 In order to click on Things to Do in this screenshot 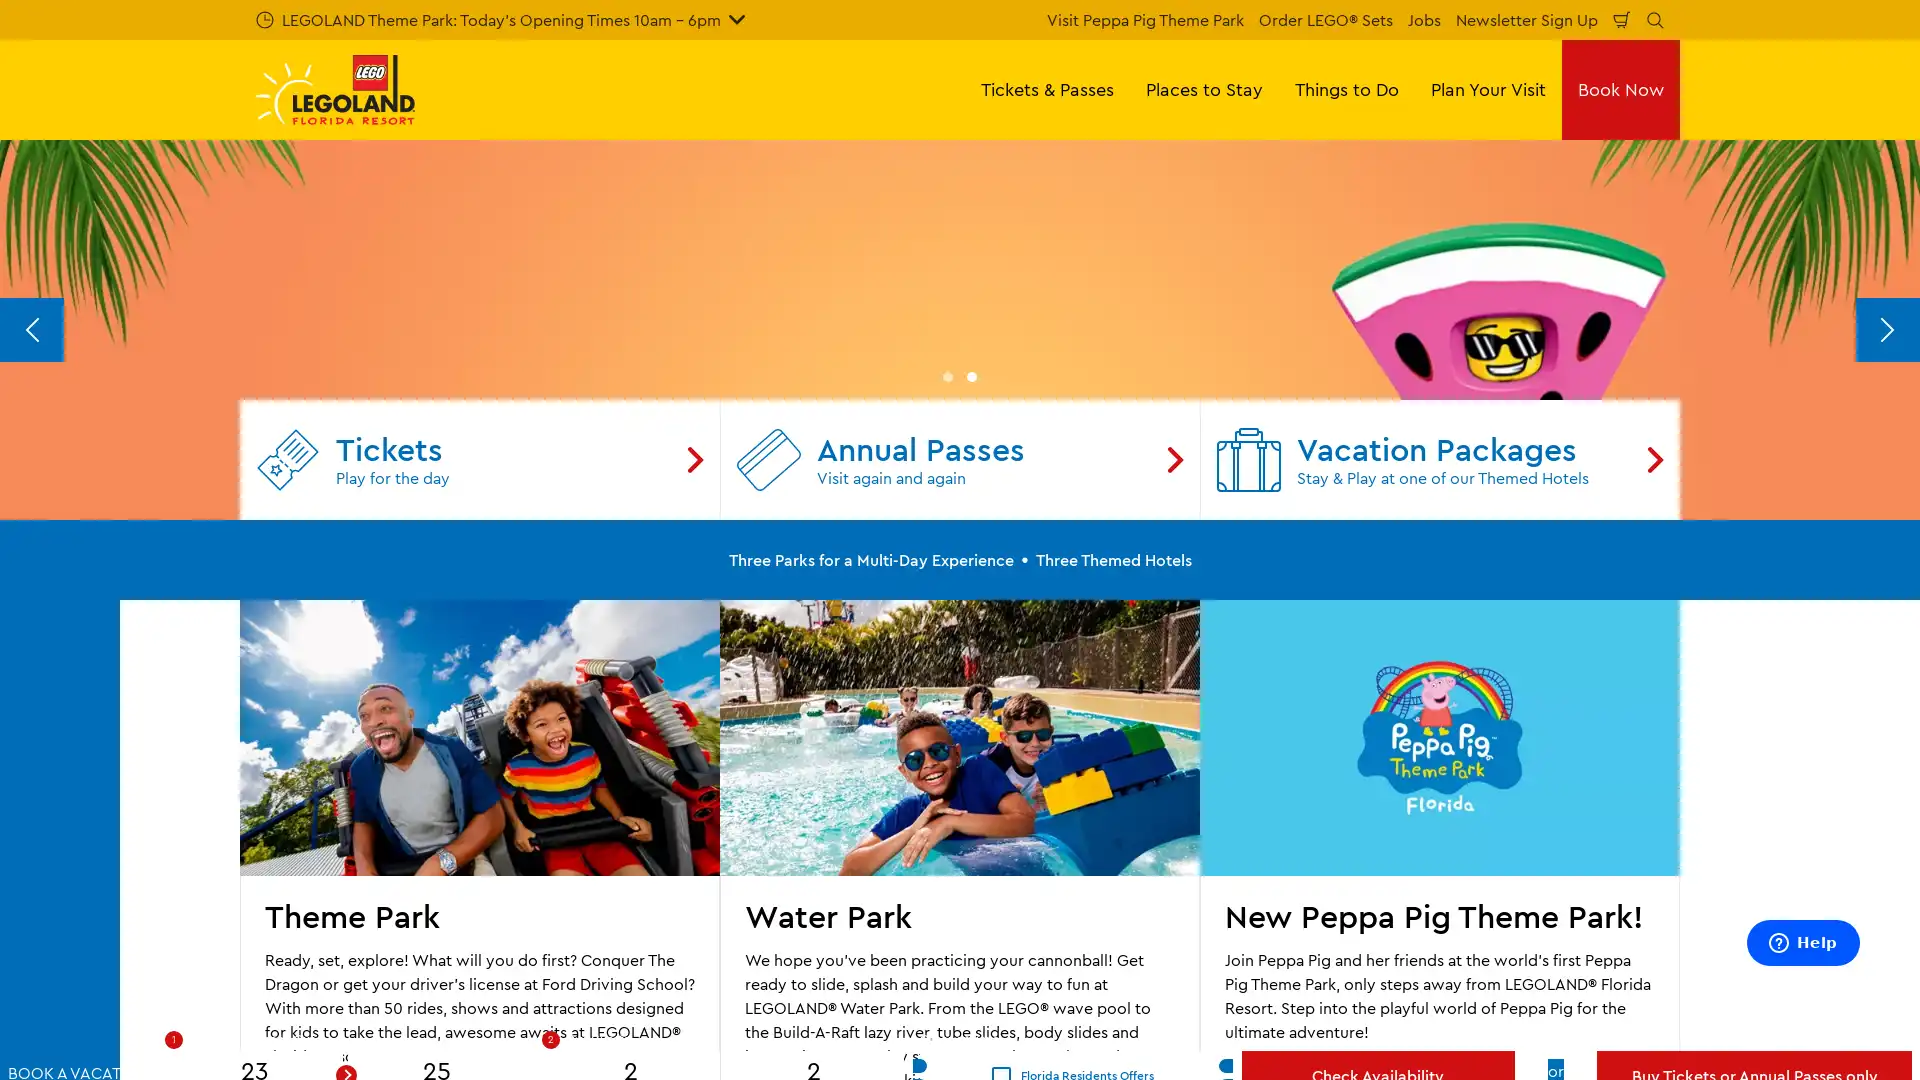, I will do `click(1347, 88)`.